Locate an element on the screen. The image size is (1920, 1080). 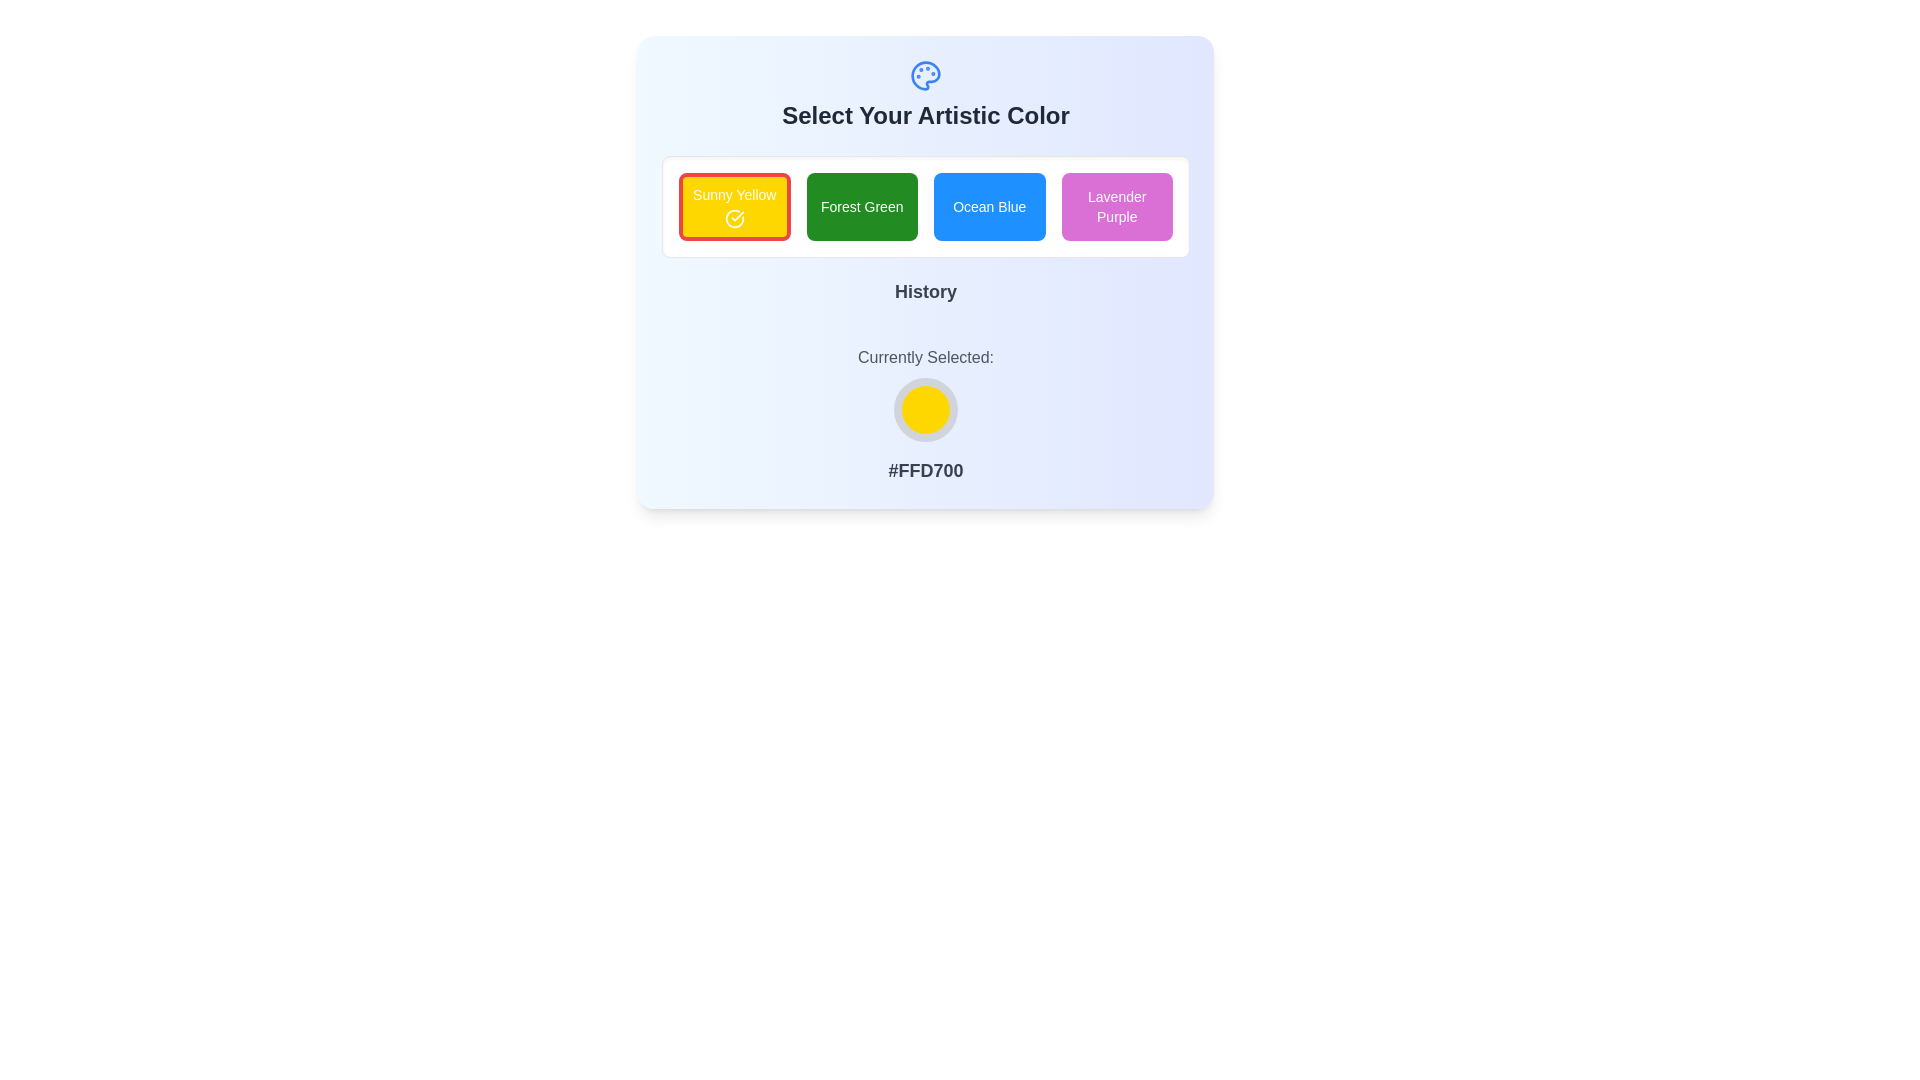
the 'Ocean Blue' color selection button, which is the third button in a row of four options is located at coordinates (989, 207).